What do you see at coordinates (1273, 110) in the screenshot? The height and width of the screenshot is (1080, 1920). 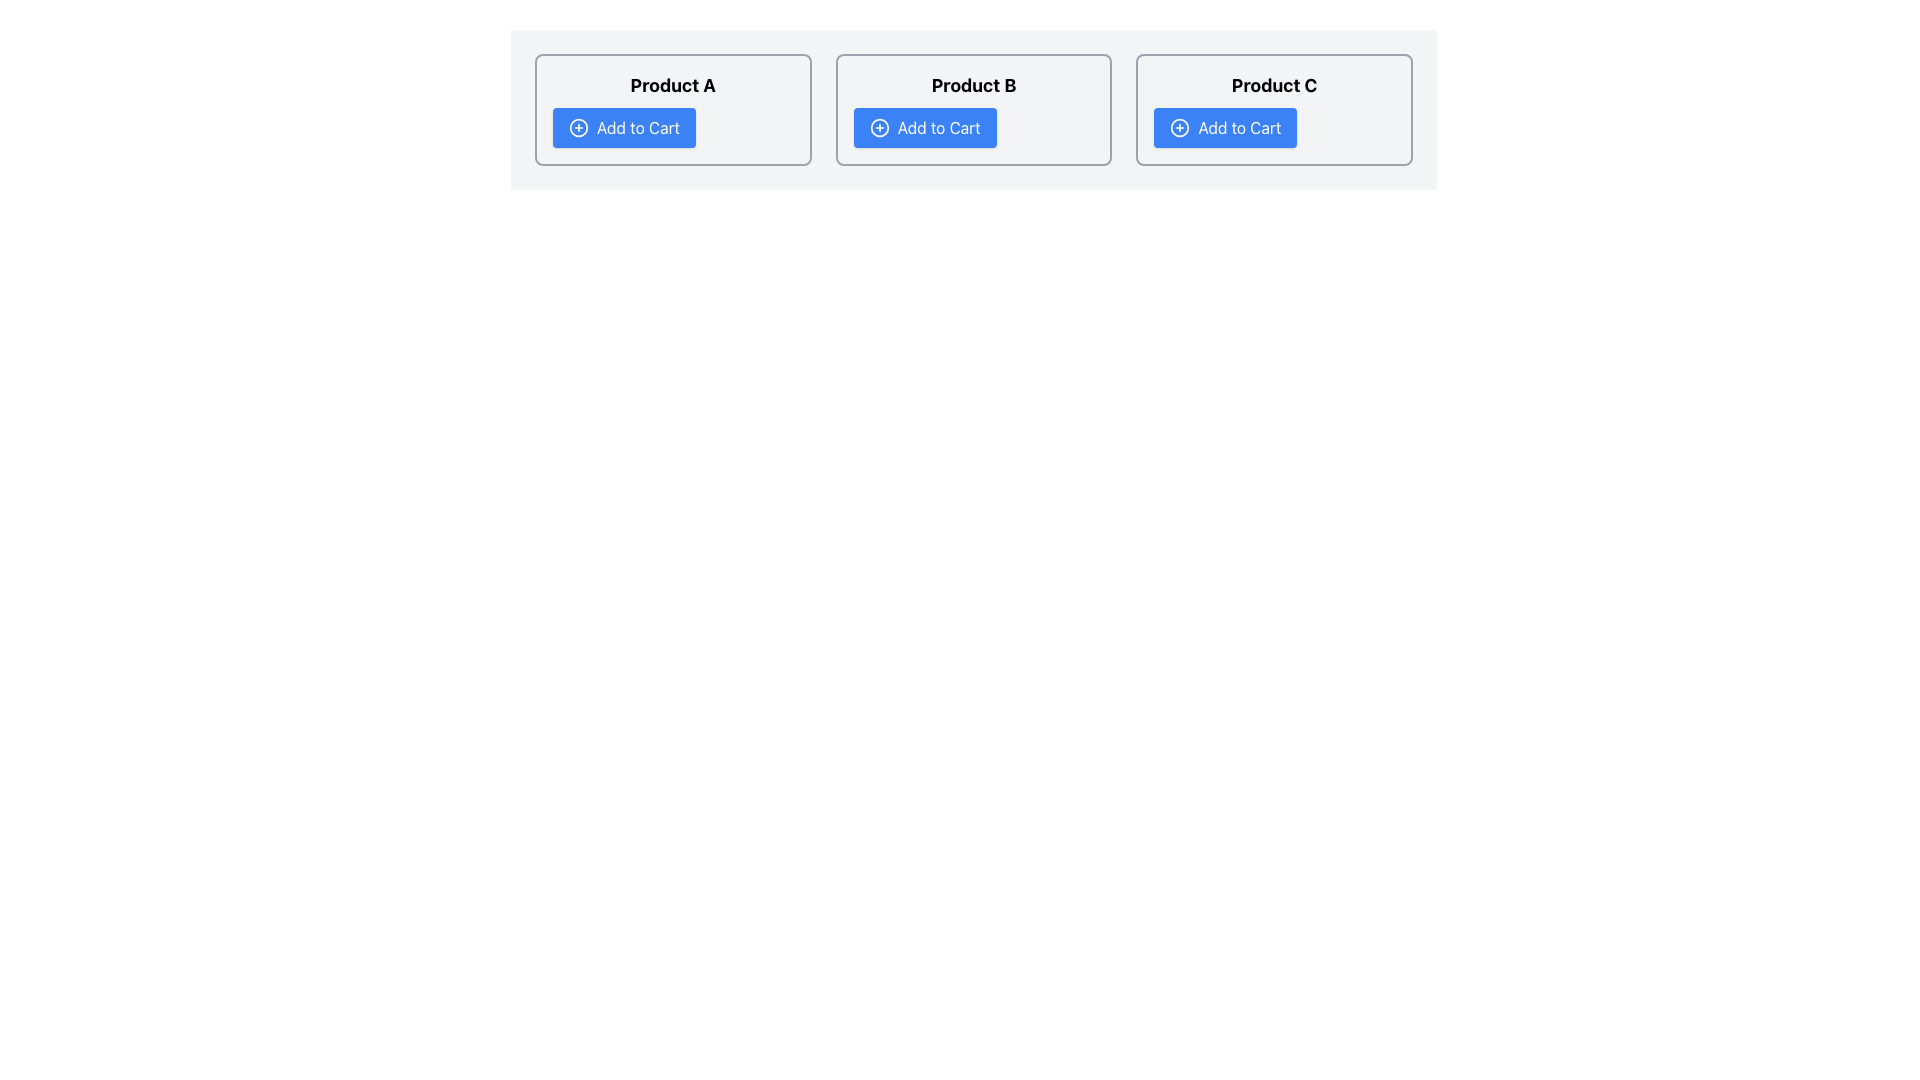 I see `the 'Add to Cart' button on the 'Product C' card, which is the third card in the grid layout` at bounding box center [1273, 110].